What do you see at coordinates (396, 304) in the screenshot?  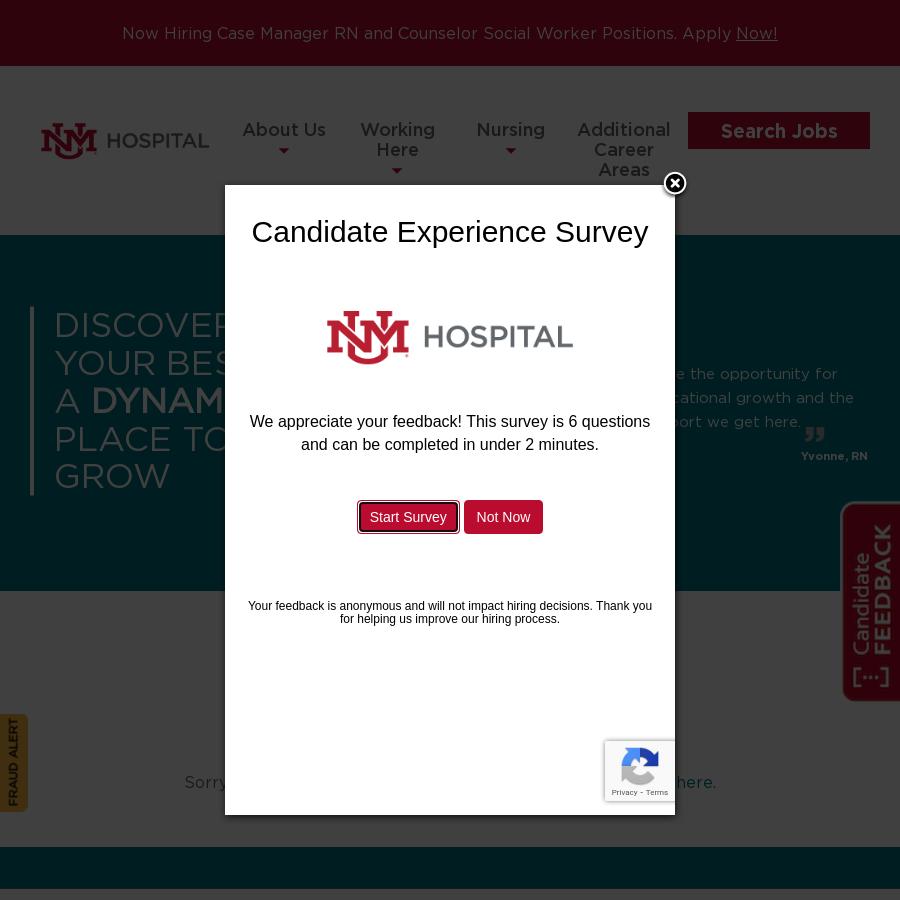 I see `'Life at UNMH'` at bounding box center [396, 304].